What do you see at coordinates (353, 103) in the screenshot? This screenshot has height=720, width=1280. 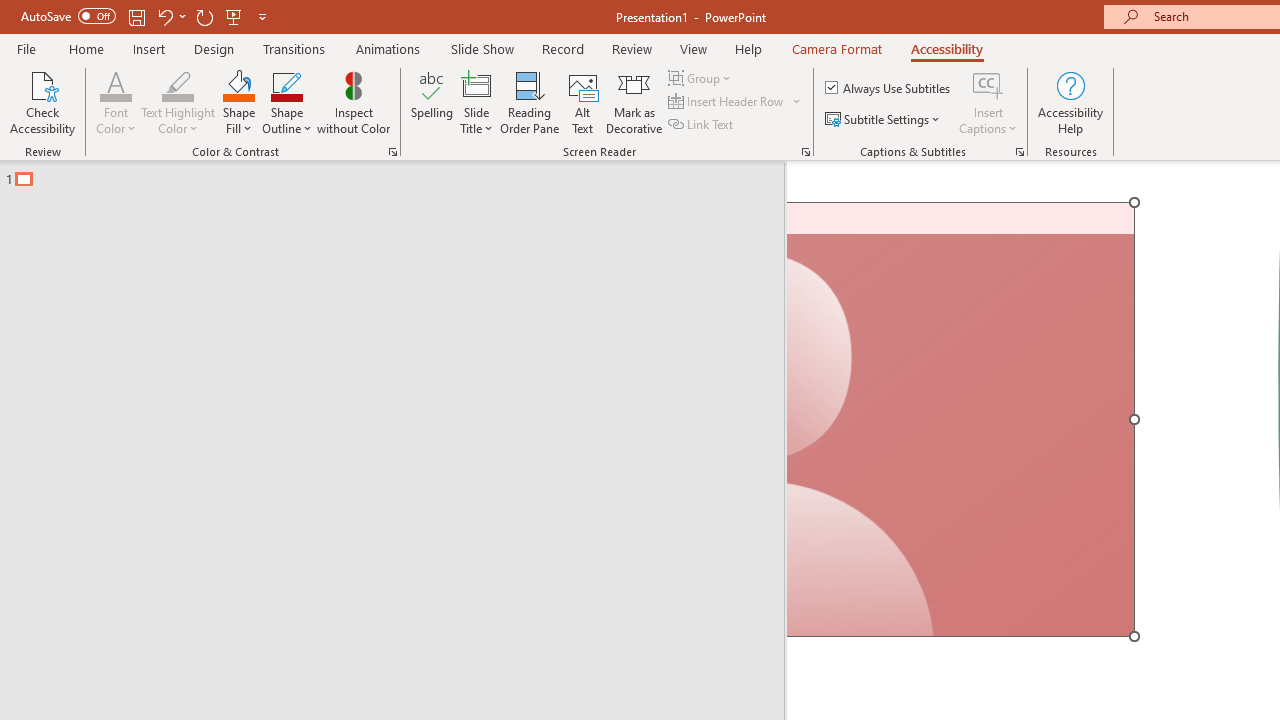 I see `'Inspect without Color'` at bounding box center [353, 103].